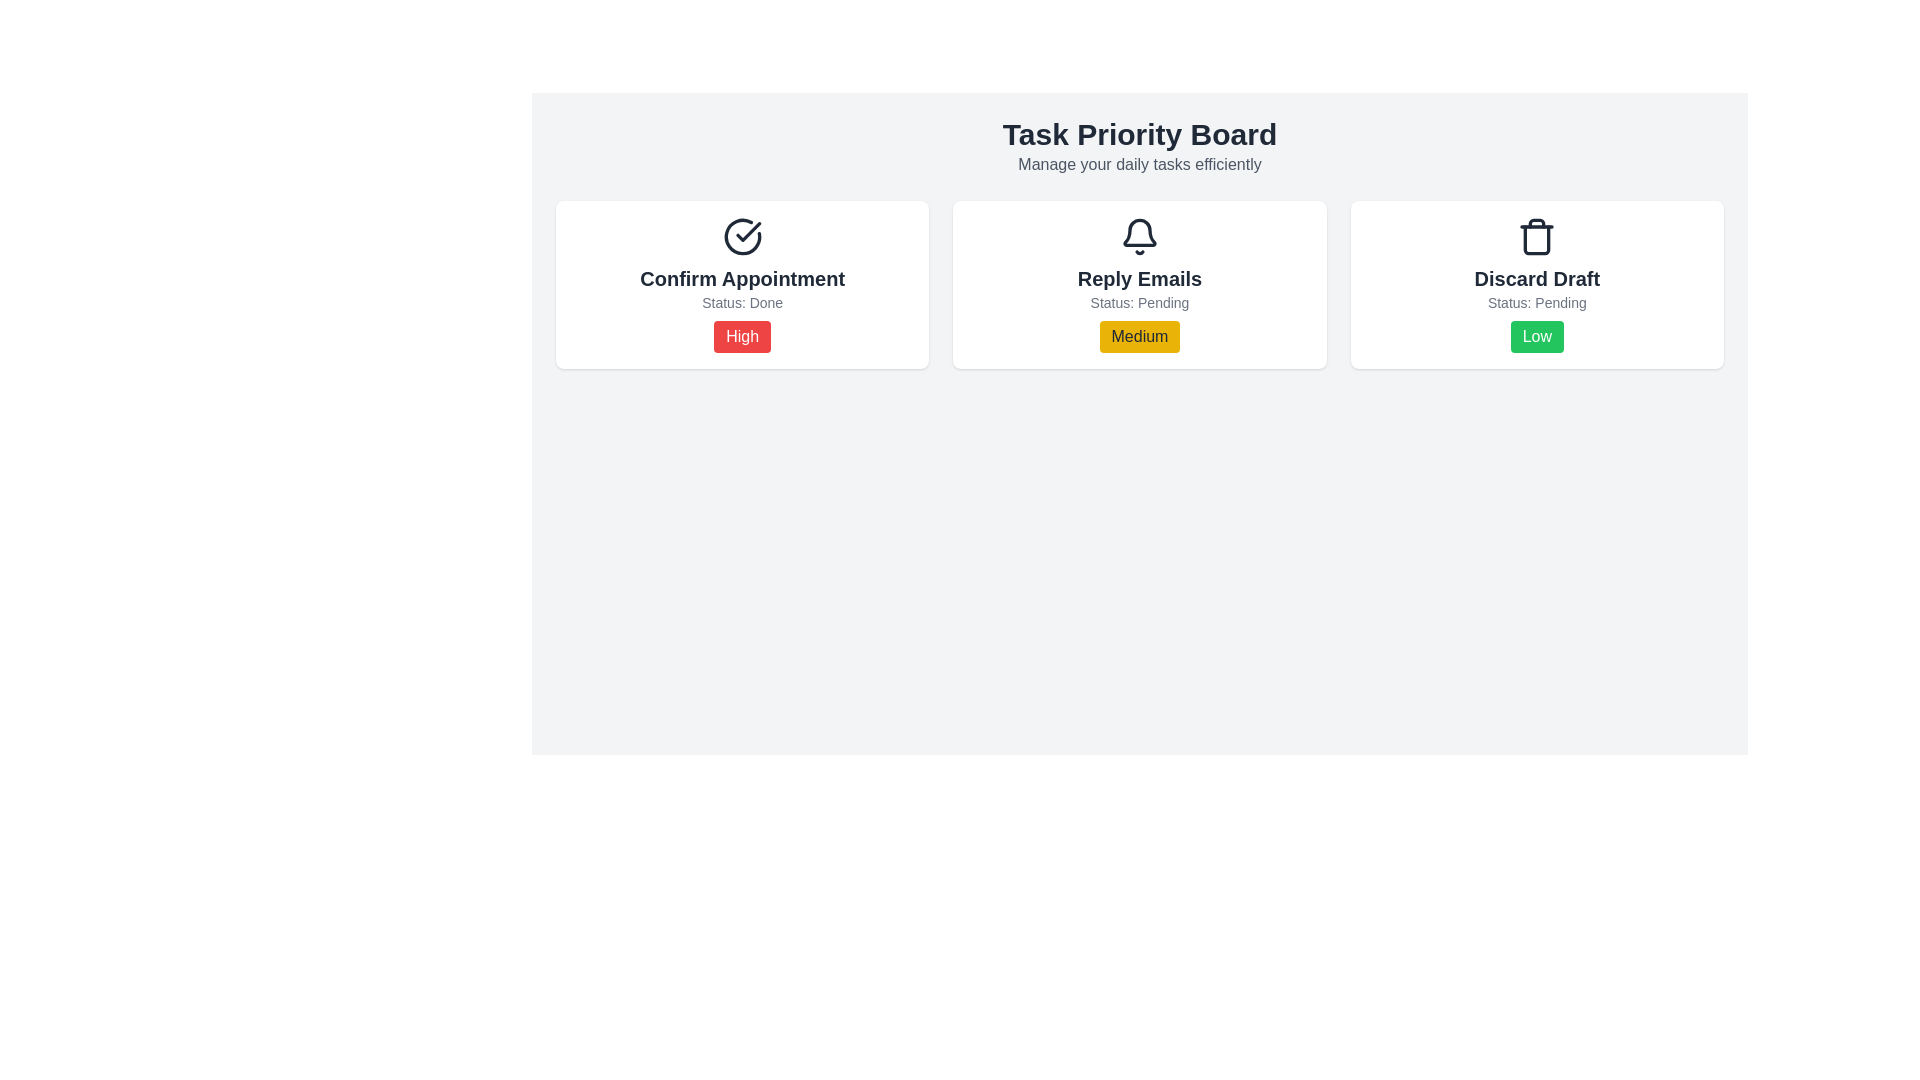 Image resolution: width=1920 pixels, height=1080 pixels. Describe the element at coordinates (741, 235) in the screenshot. I see `the circular checkmark icon in the 'Confirm Appointment' section, which indicates completion or affirmation` at that location.